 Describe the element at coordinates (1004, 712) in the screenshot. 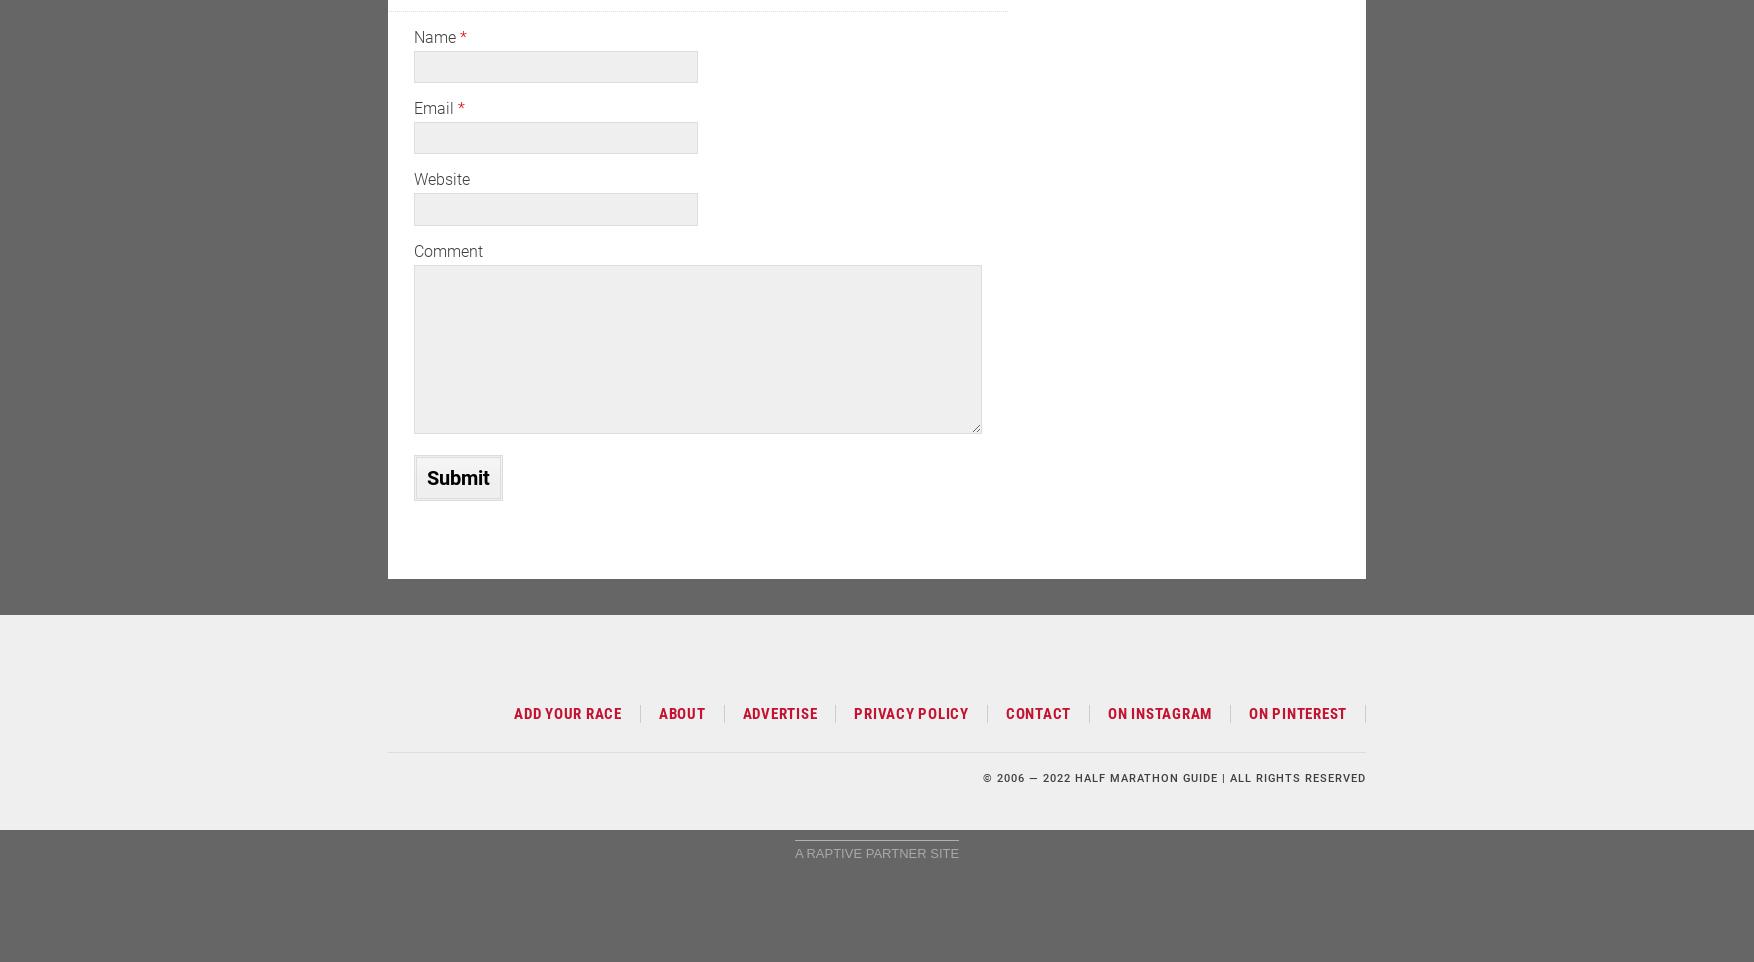

I see `'Contact'` at that location.